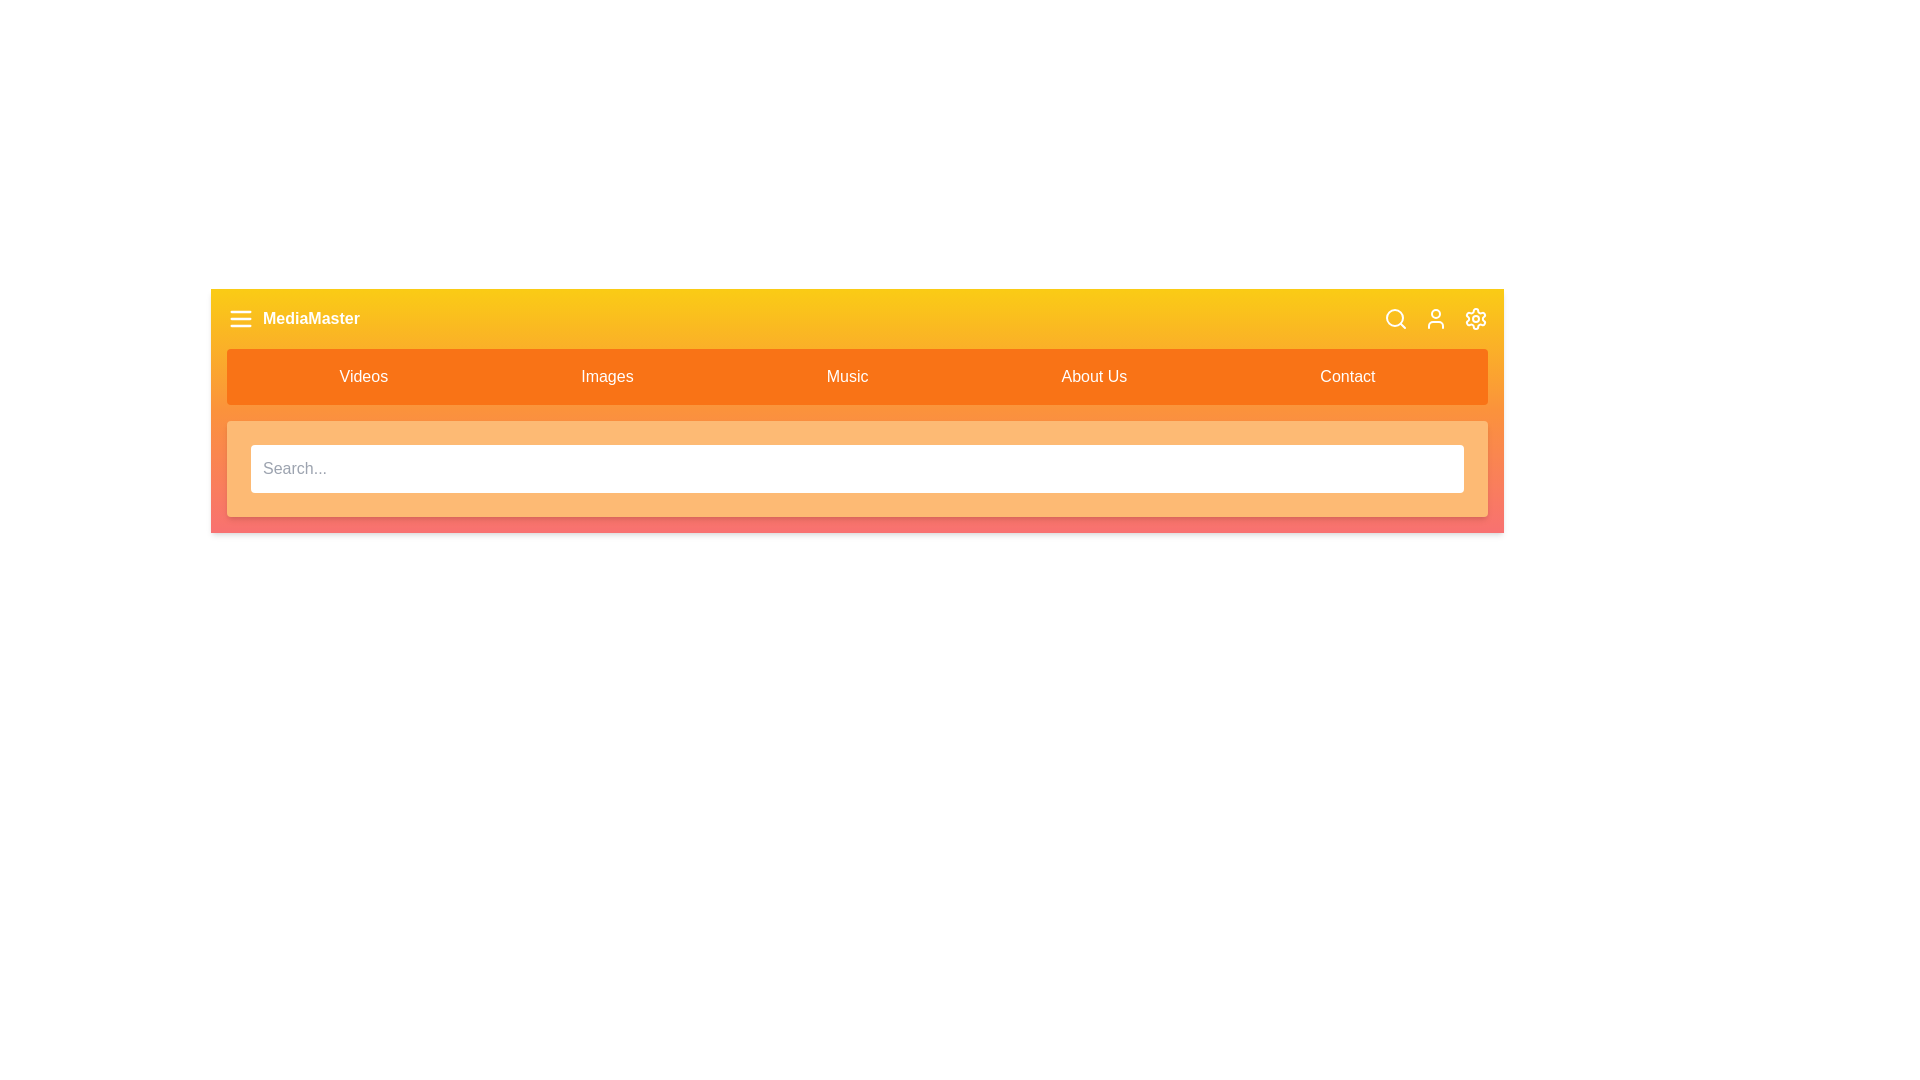 The image size is (1920, 1080). I want to click on the menu button to toggle the visibility of the menu, so click(240, 318).